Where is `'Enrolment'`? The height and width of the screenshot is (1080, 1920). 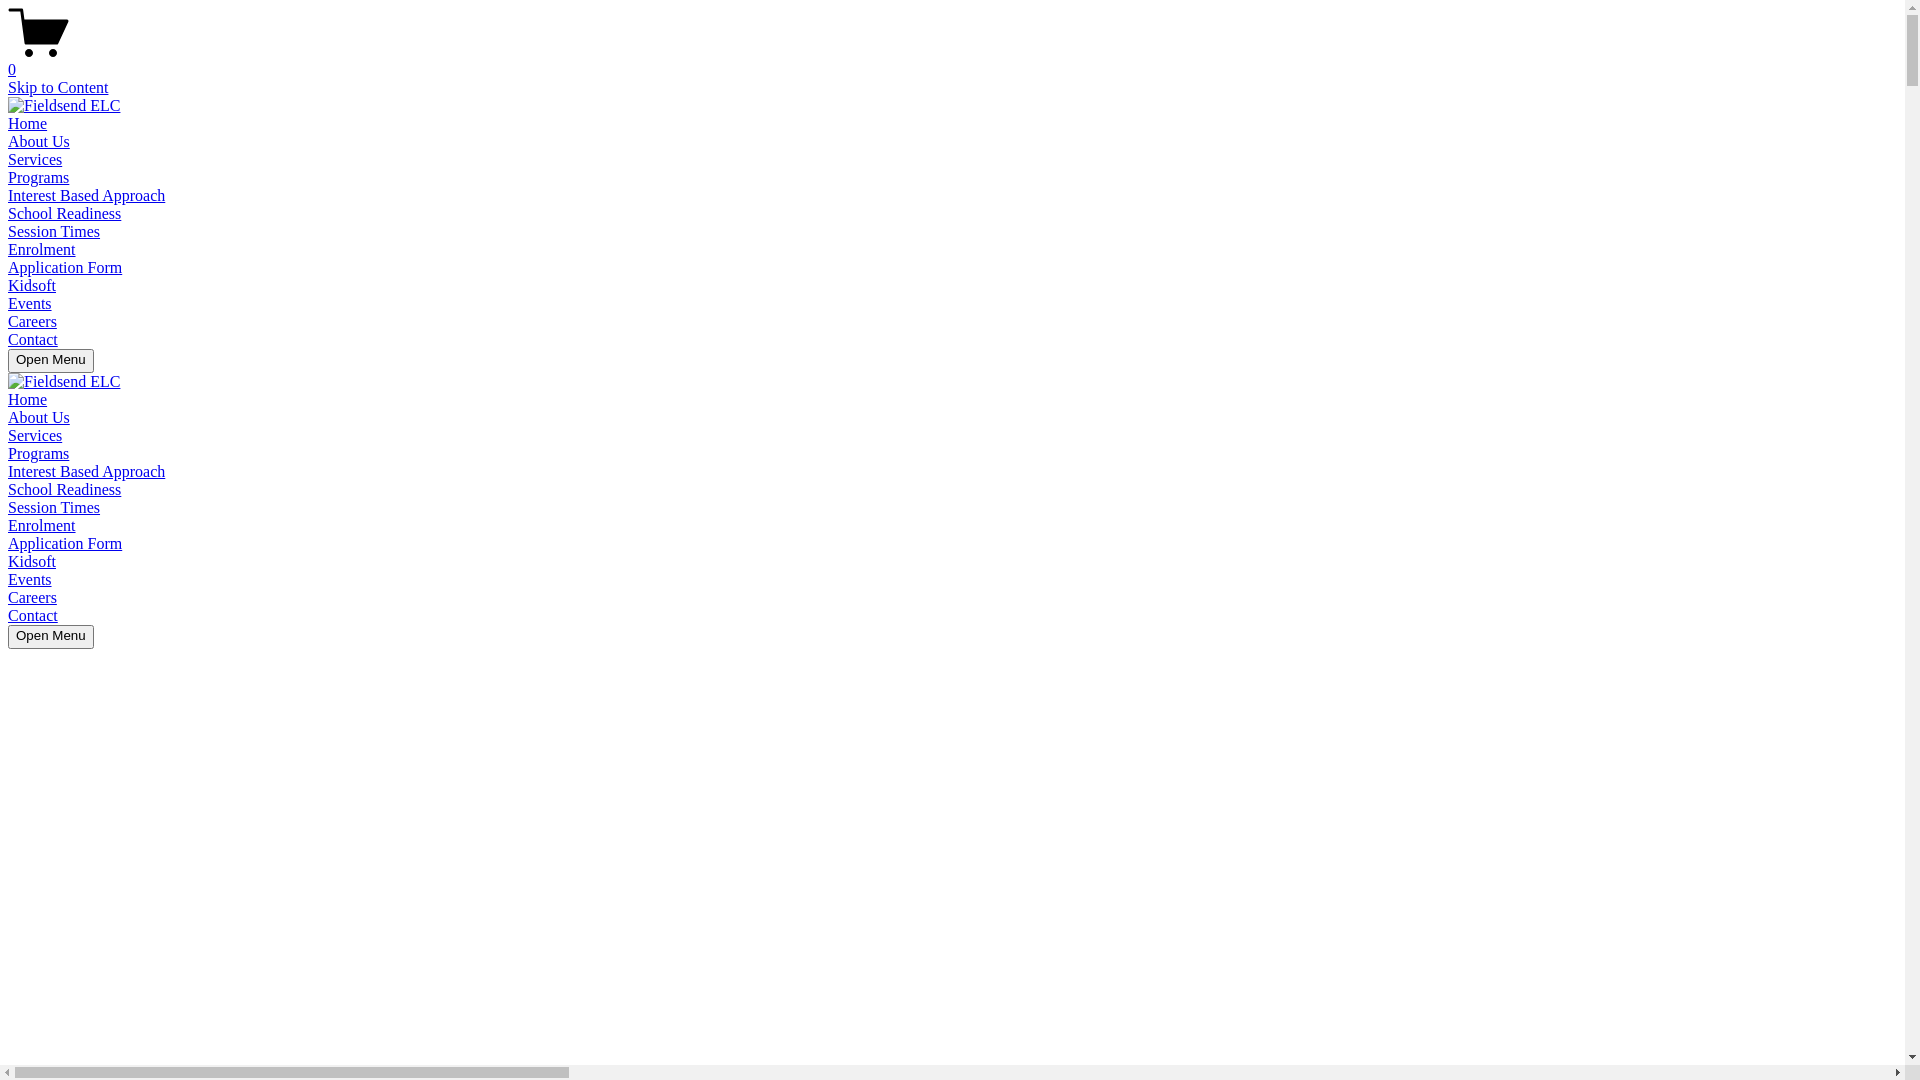 'Enrolment' is located at coordinates (8, 524).